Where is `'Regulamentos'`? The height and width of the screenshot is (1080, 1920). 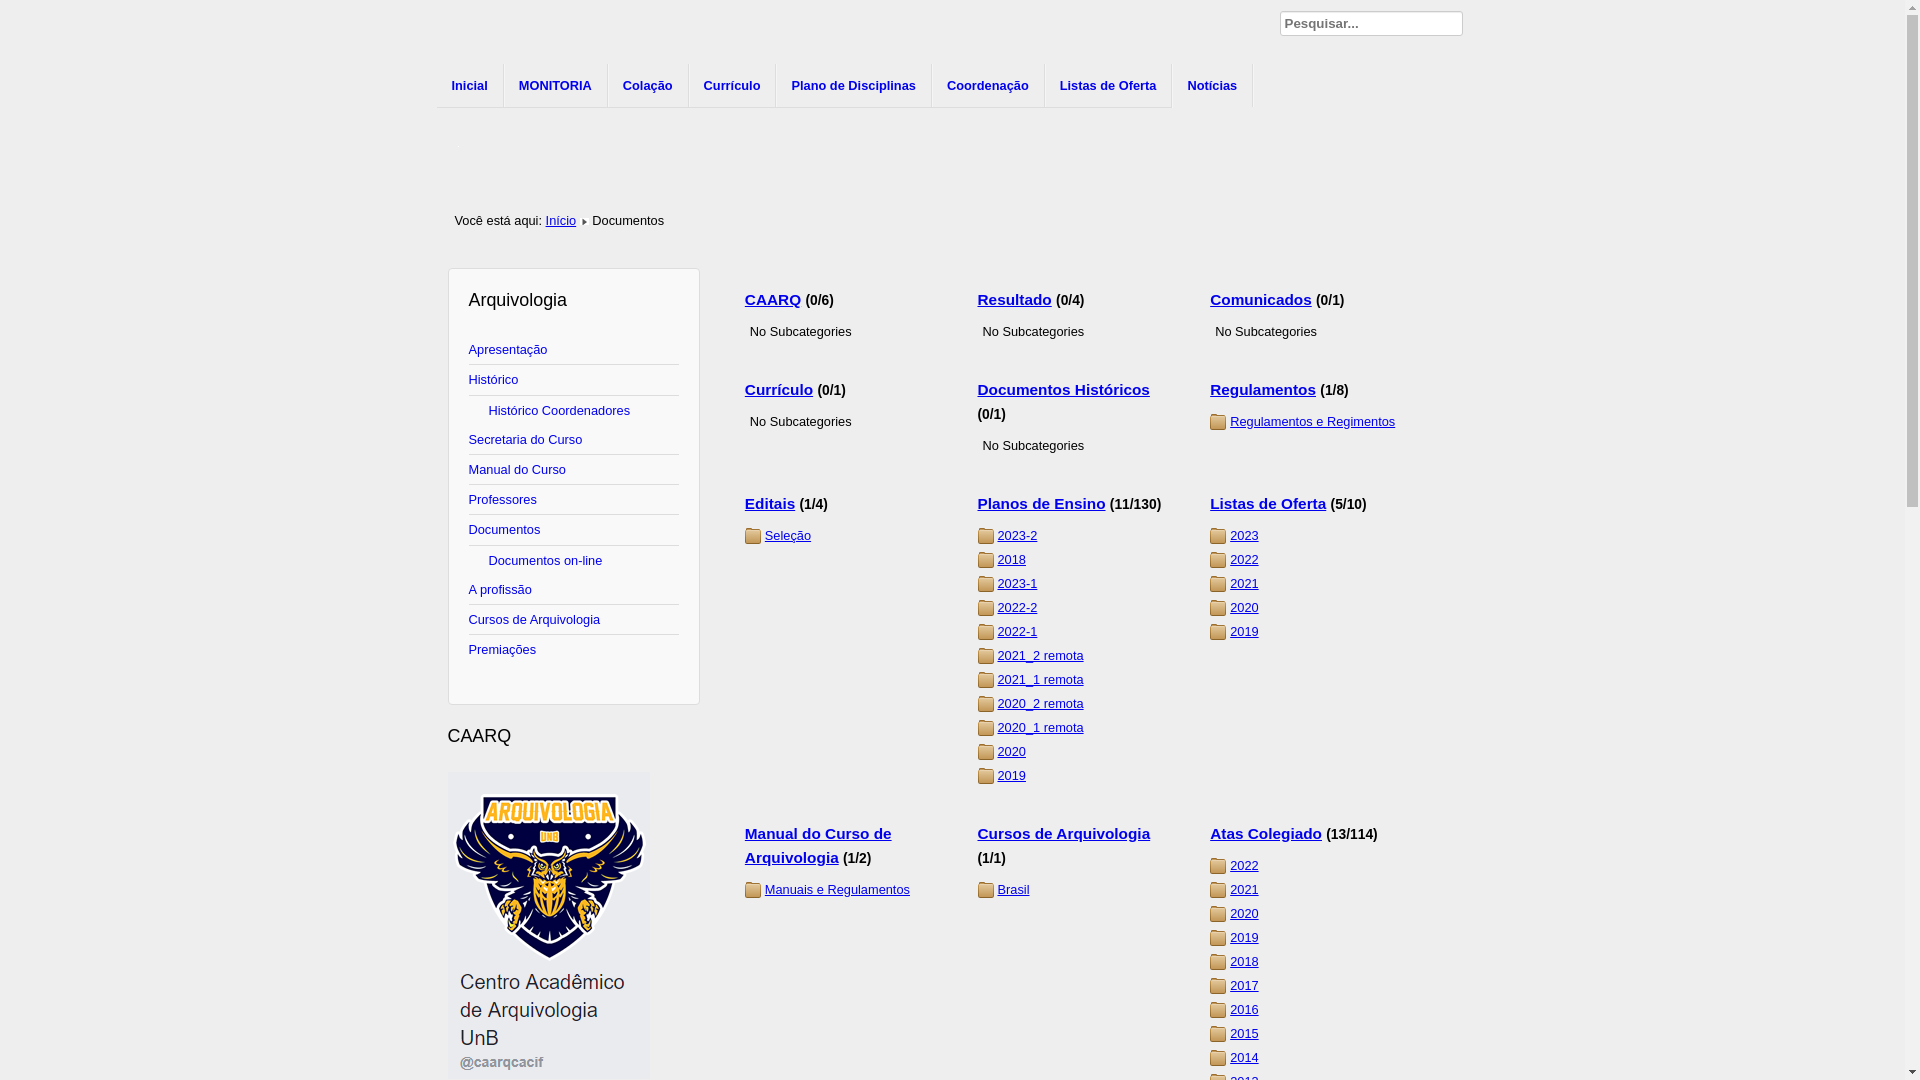
'Regulamentos' is located at coordinates (1208, 389).